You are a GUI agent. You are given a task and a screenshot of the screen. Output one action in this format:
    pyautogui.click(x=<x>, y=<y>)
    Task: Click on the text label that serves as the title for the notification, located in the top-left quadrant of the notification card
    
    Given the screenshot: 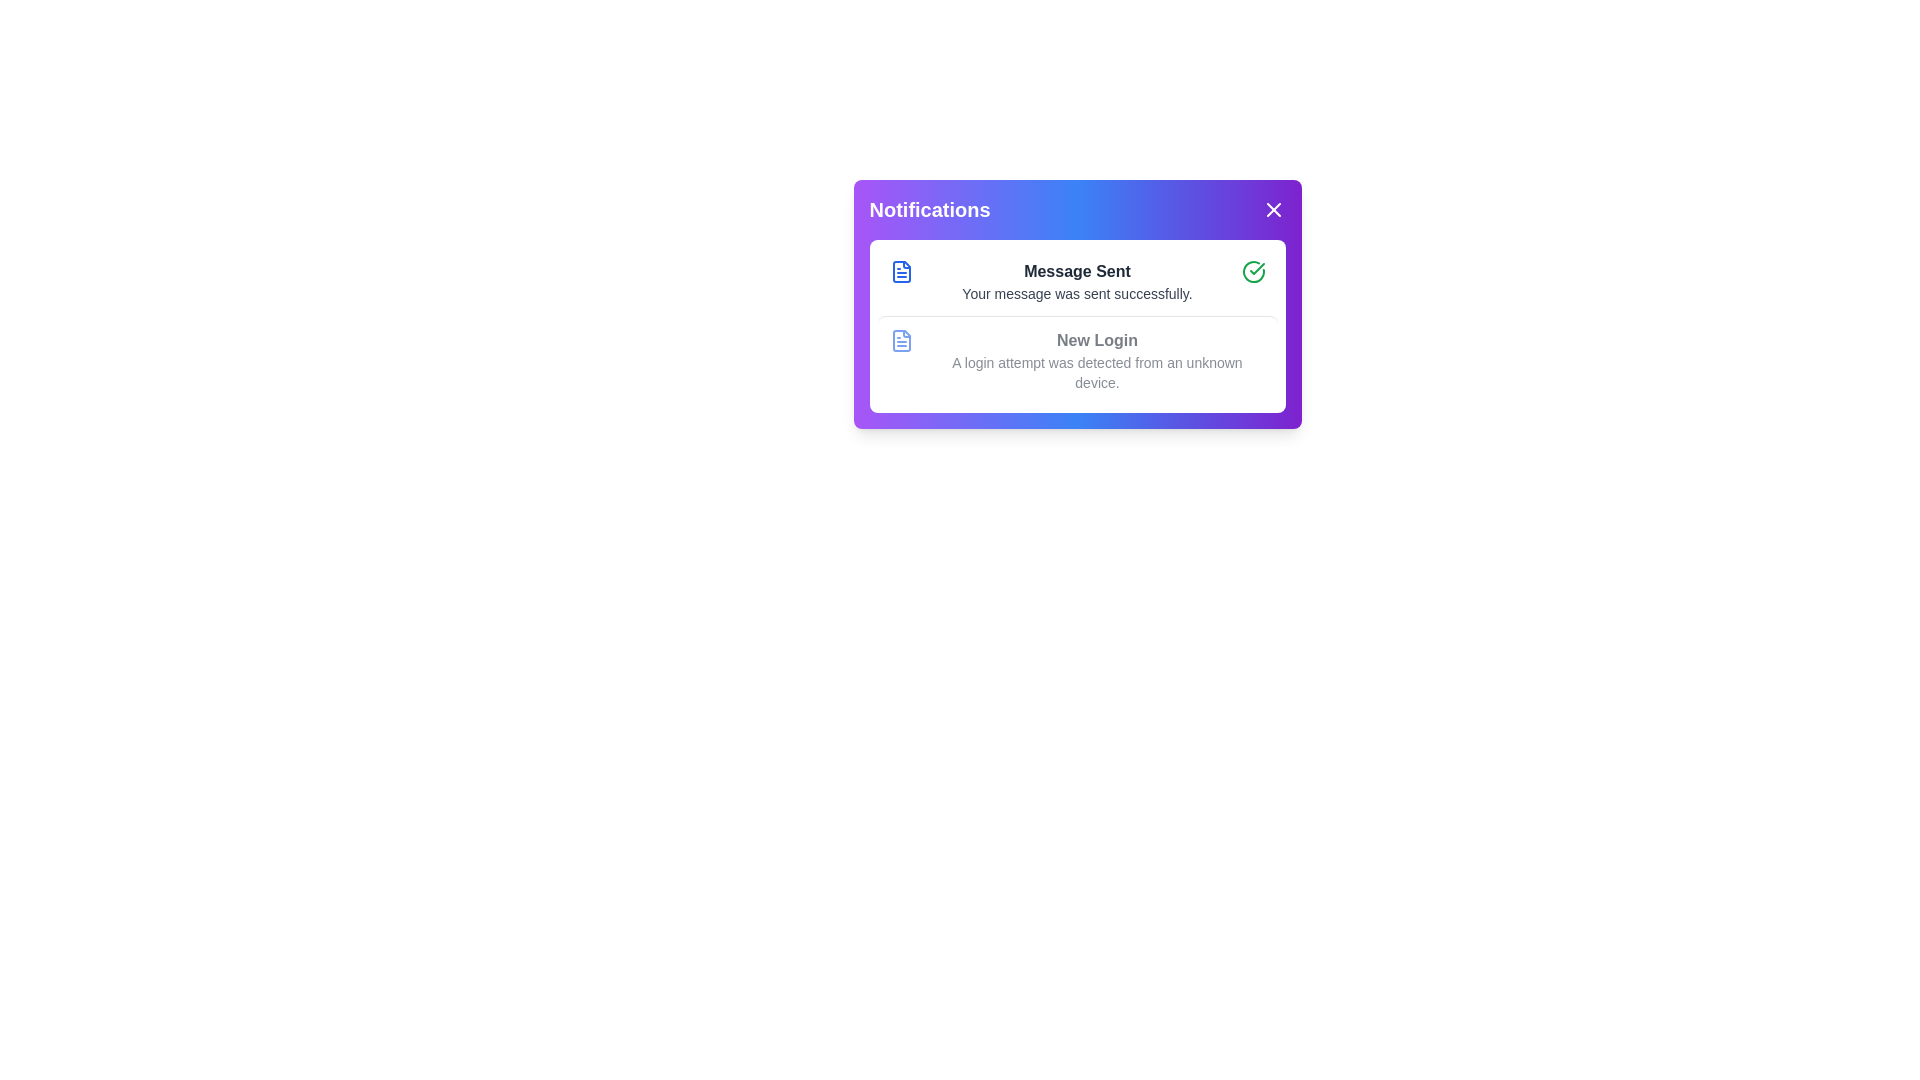 What is the action you would take?
    pyautogui.click(x=1076, y=272)
    